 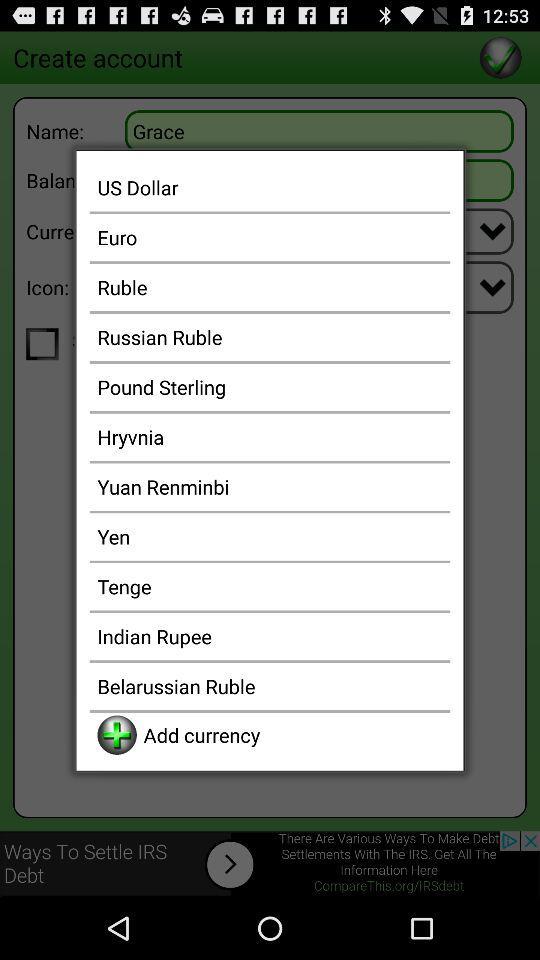 I want to click on indian rupee item, so click(x=270, y=635).